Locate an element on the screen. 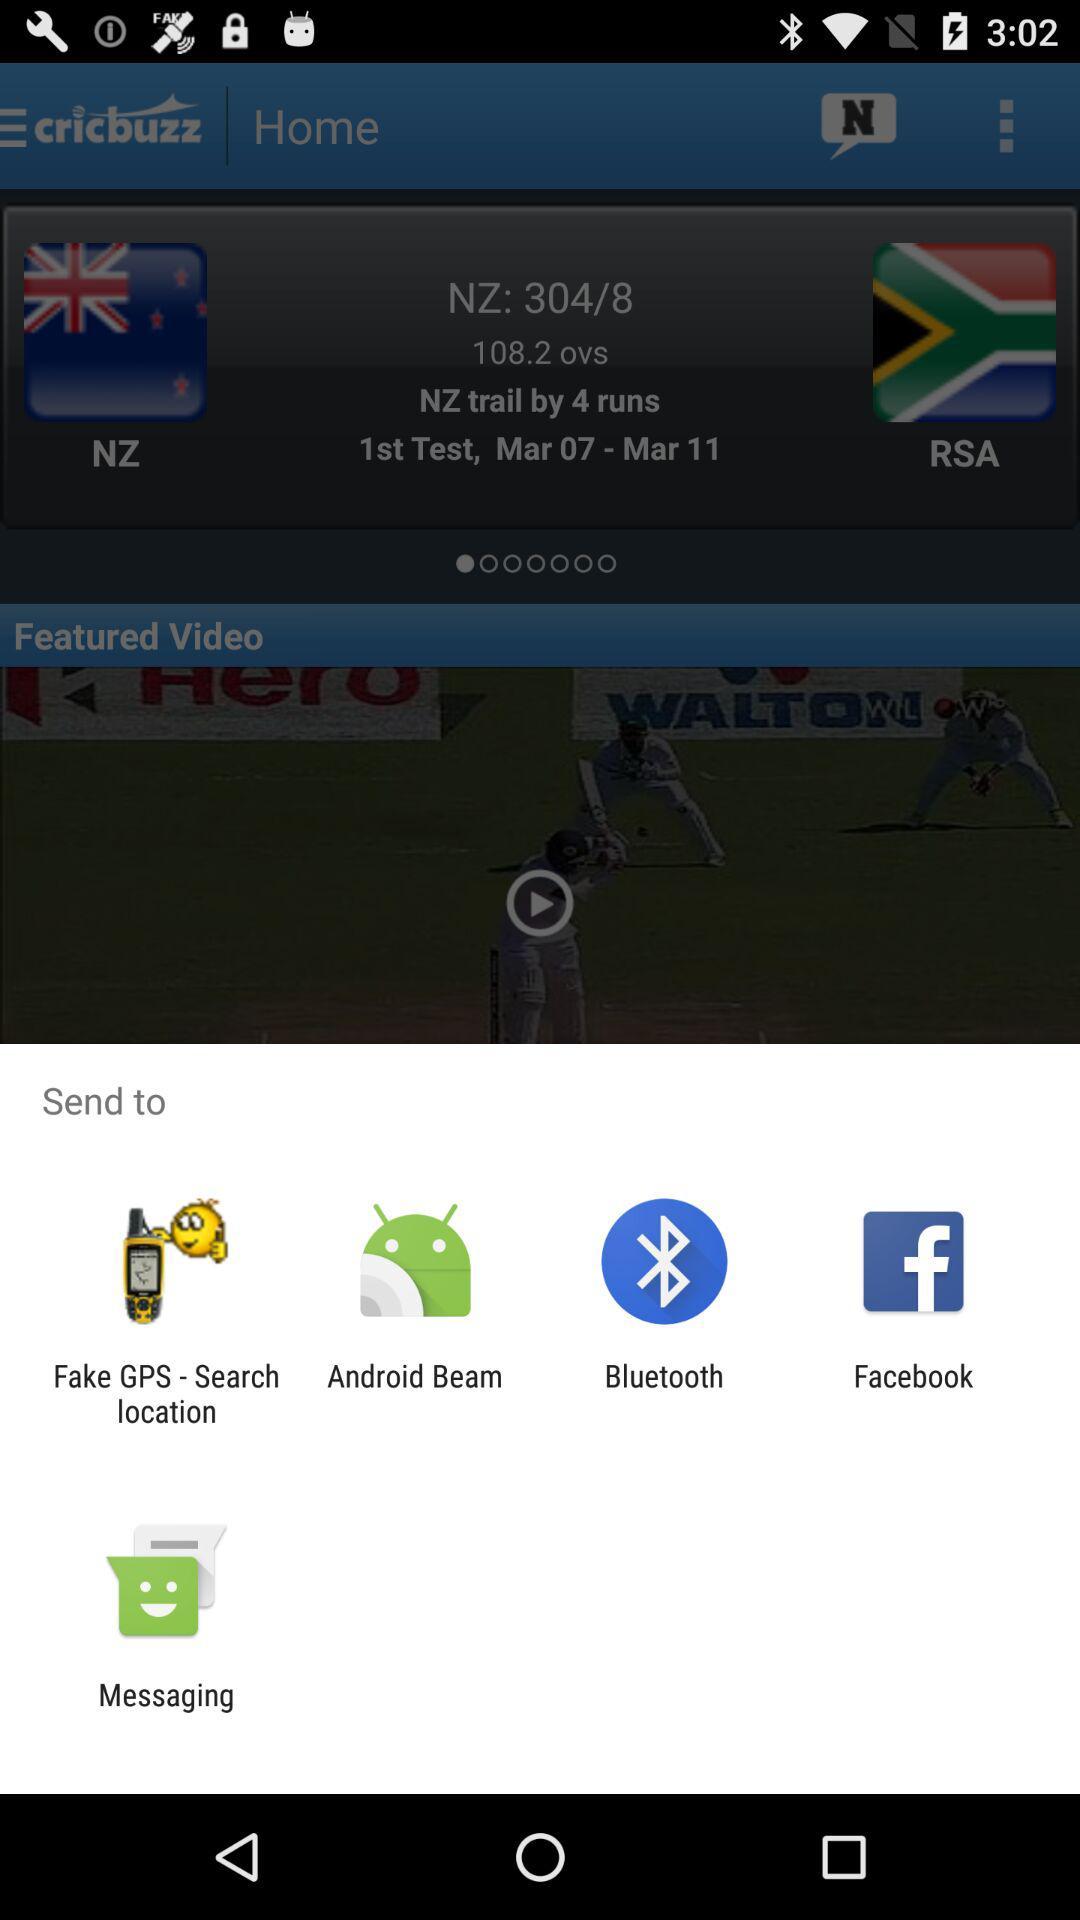  messaging app is located at coordinates (165, 1711).